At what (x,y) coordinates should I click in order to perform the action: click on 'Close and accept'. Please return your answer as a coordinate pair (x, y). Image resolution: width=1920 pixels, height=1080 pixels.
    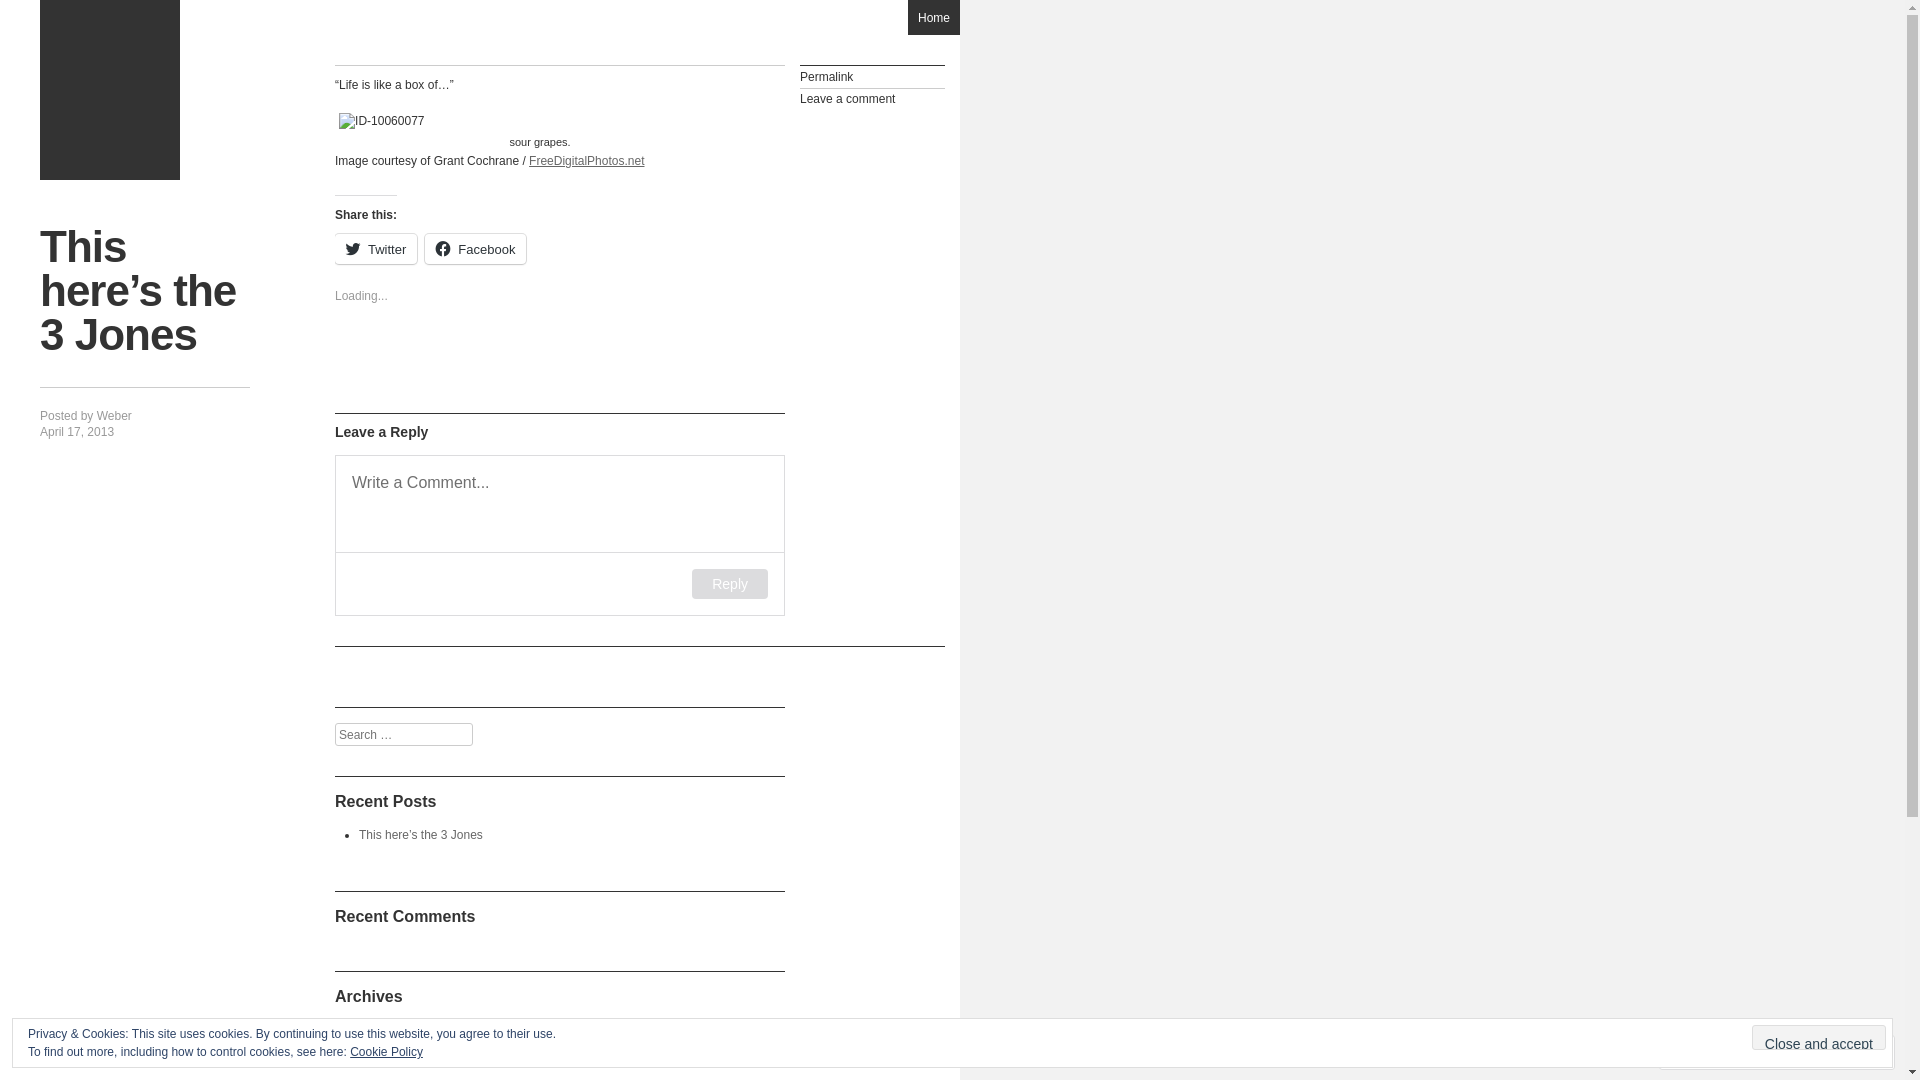
    Looking at the image, I should click on (1751, 1036).